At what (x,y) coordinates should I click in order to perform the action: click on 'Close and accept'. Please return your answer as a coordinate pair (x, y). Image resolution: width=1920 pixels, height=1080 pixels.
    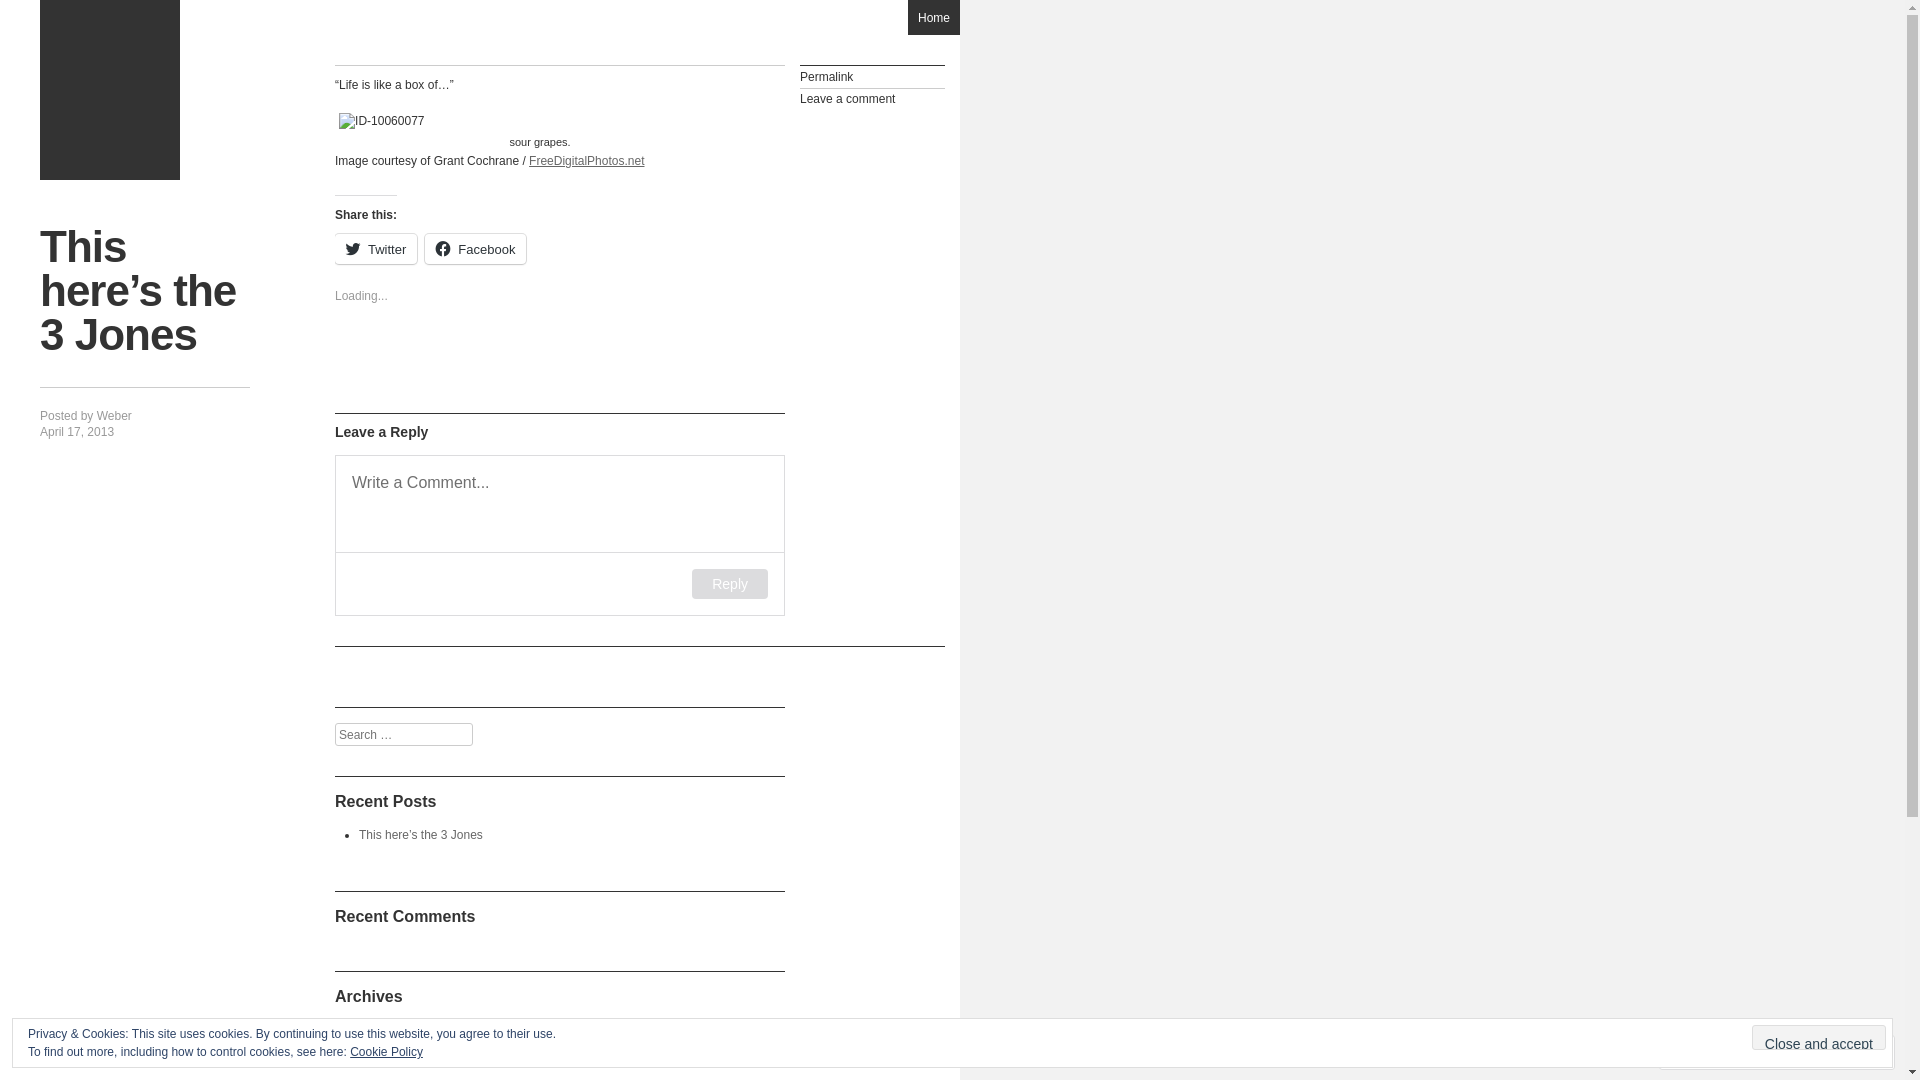
    Looking at the image, I should click on (1751, 1036).